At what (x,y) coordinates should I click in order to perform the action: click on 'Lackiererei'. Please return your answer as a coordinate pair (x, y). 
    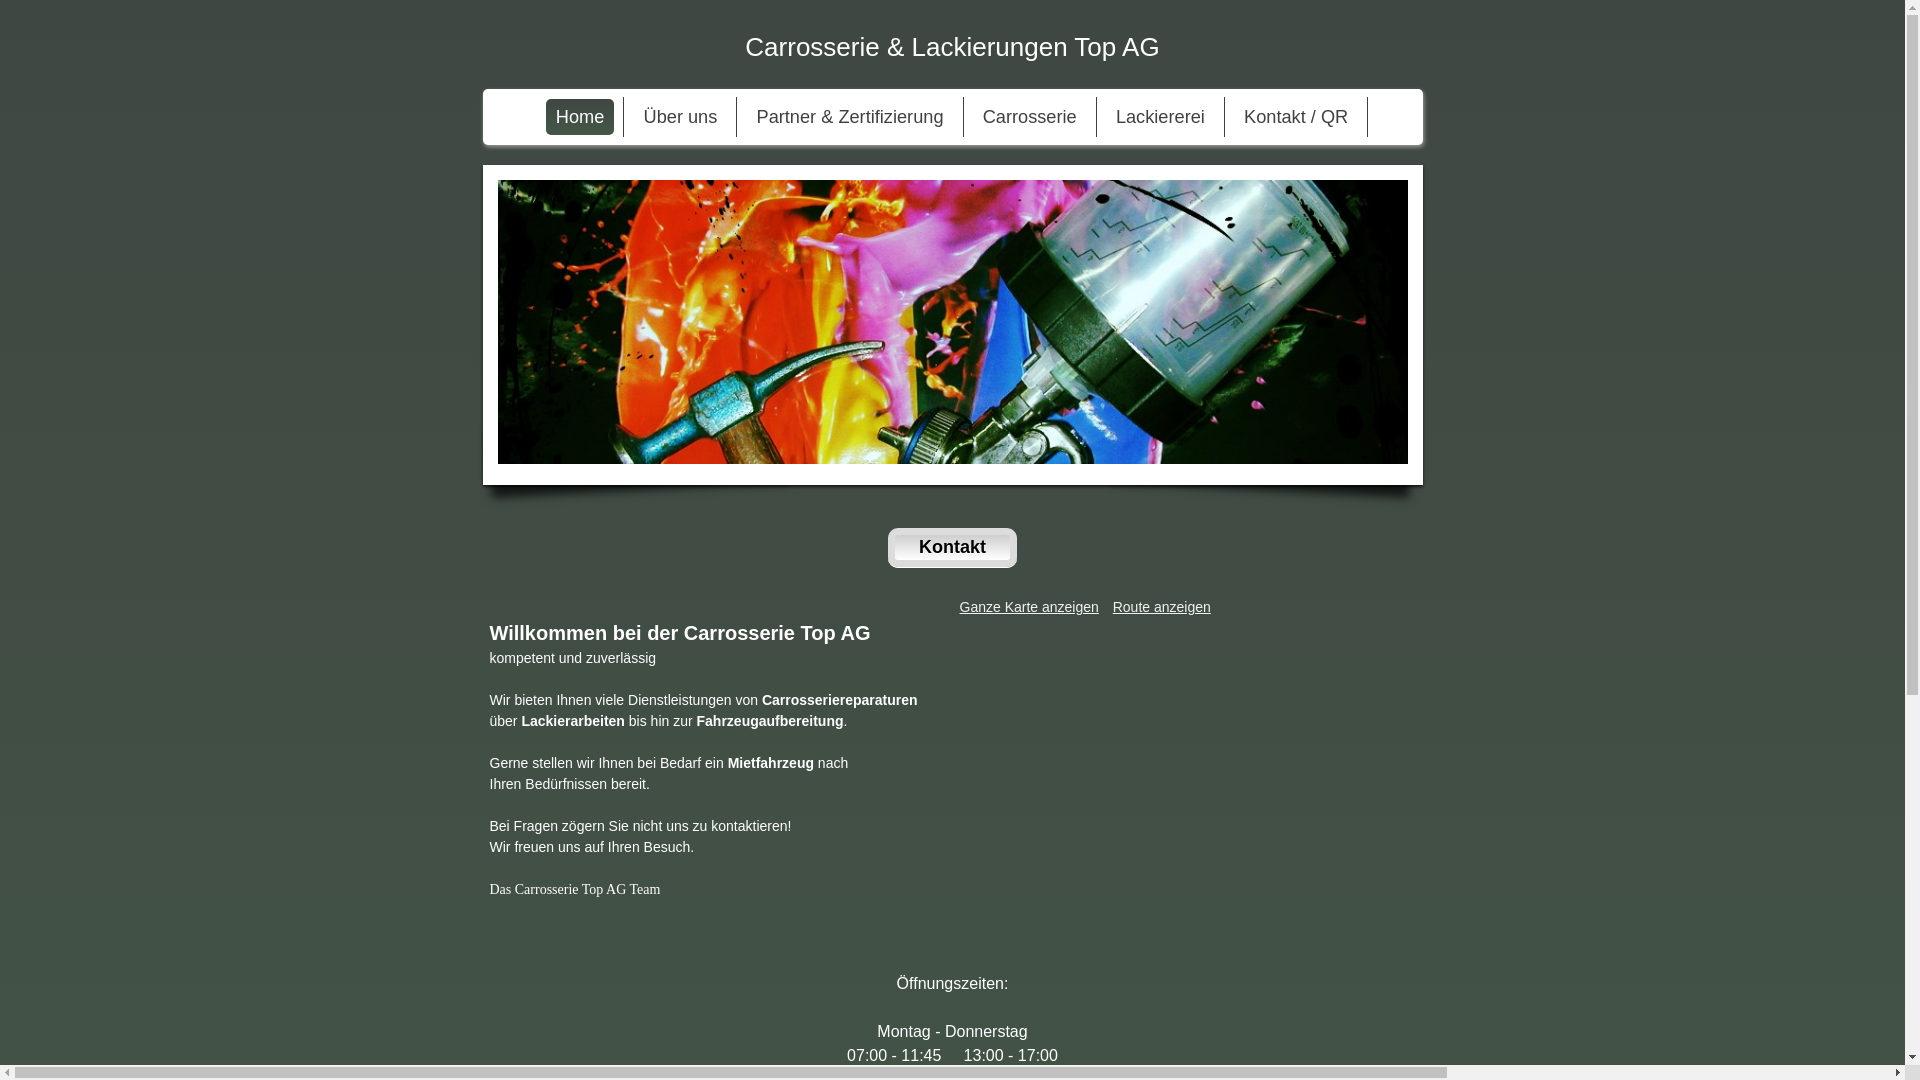
    Looking at the image, I should click on (1160, 116).